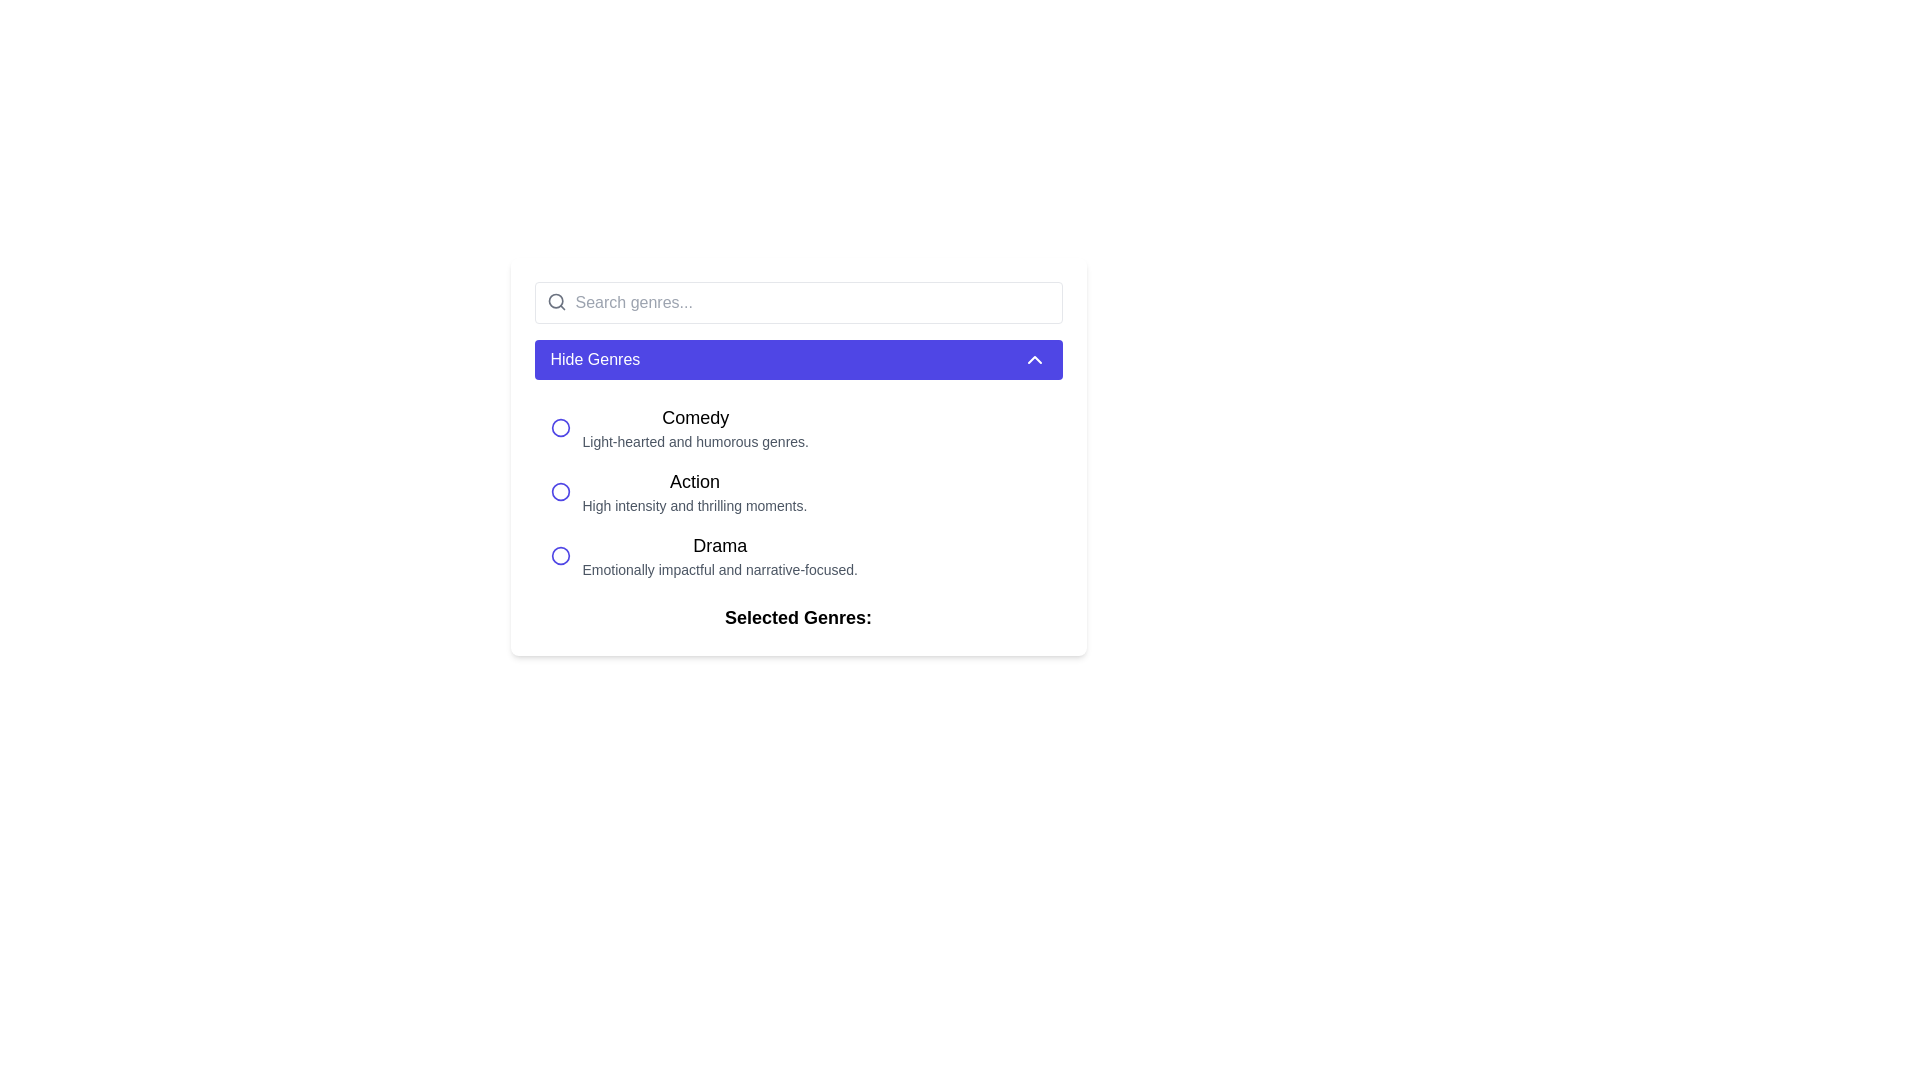  I want to click on the text label displaying 'Action', which is a larger, bold title located between the 'Comedy' and 'Drama' items, serving as a header for its section, so click(695, 482).